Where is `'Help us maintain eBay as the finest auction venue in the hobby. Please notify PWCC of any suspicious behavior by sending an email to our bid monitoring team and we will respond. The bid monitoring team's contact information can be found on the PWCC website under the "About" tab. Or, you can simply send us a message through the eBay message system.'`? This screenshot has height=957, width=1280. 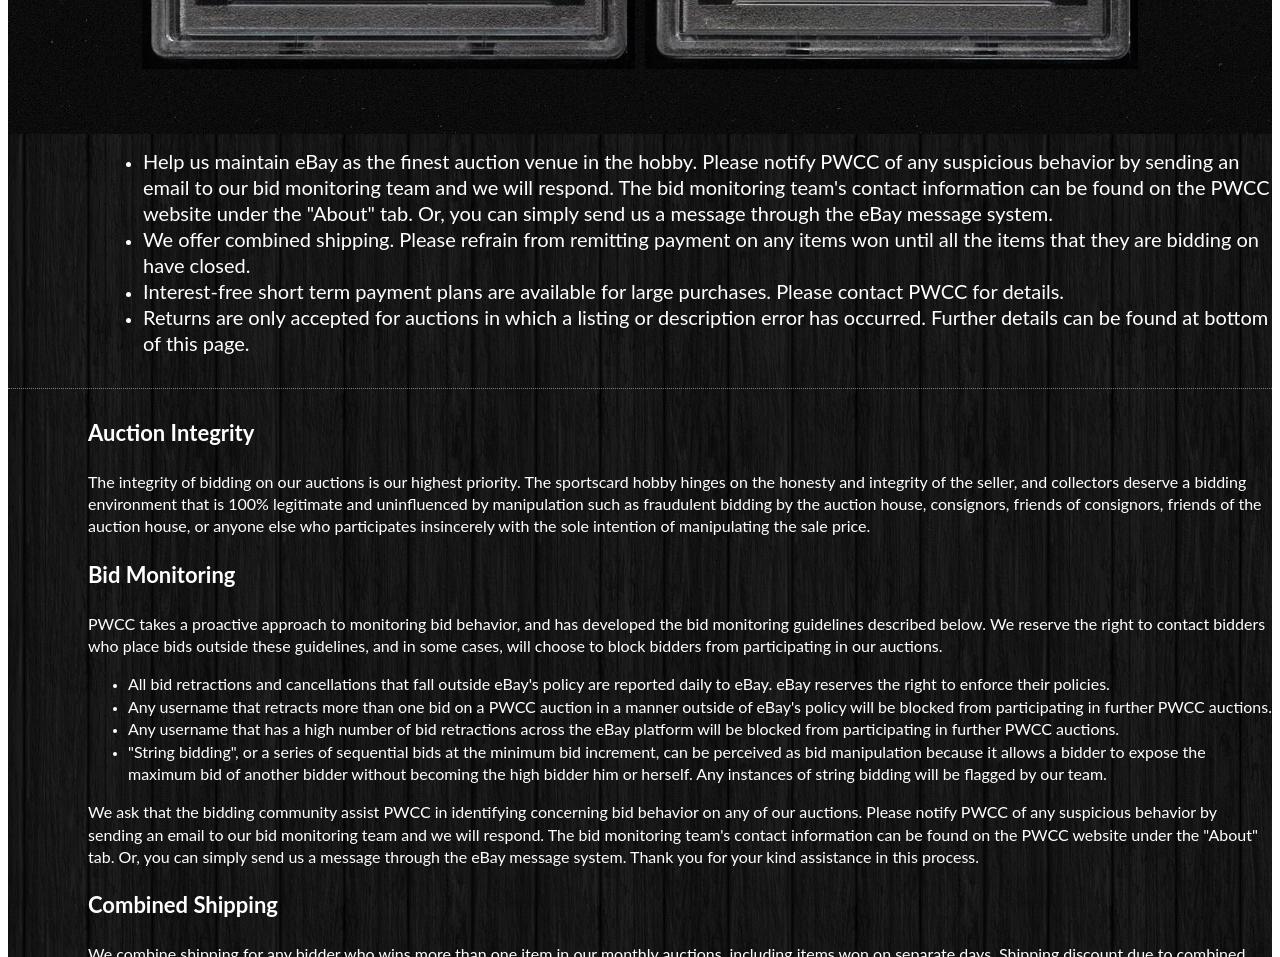
'Help us maintain eBay as the finest auction venue in the hobby. Please notify PWCC of any suspicious behavior by sending an email to our bid monitoring team and we will respond. The bid monitoring team's contact information can be found on the PWCC website under the "About" tab. Or, you can simply send us a message through the eBay message system.' is located at coordinates (706, 187).